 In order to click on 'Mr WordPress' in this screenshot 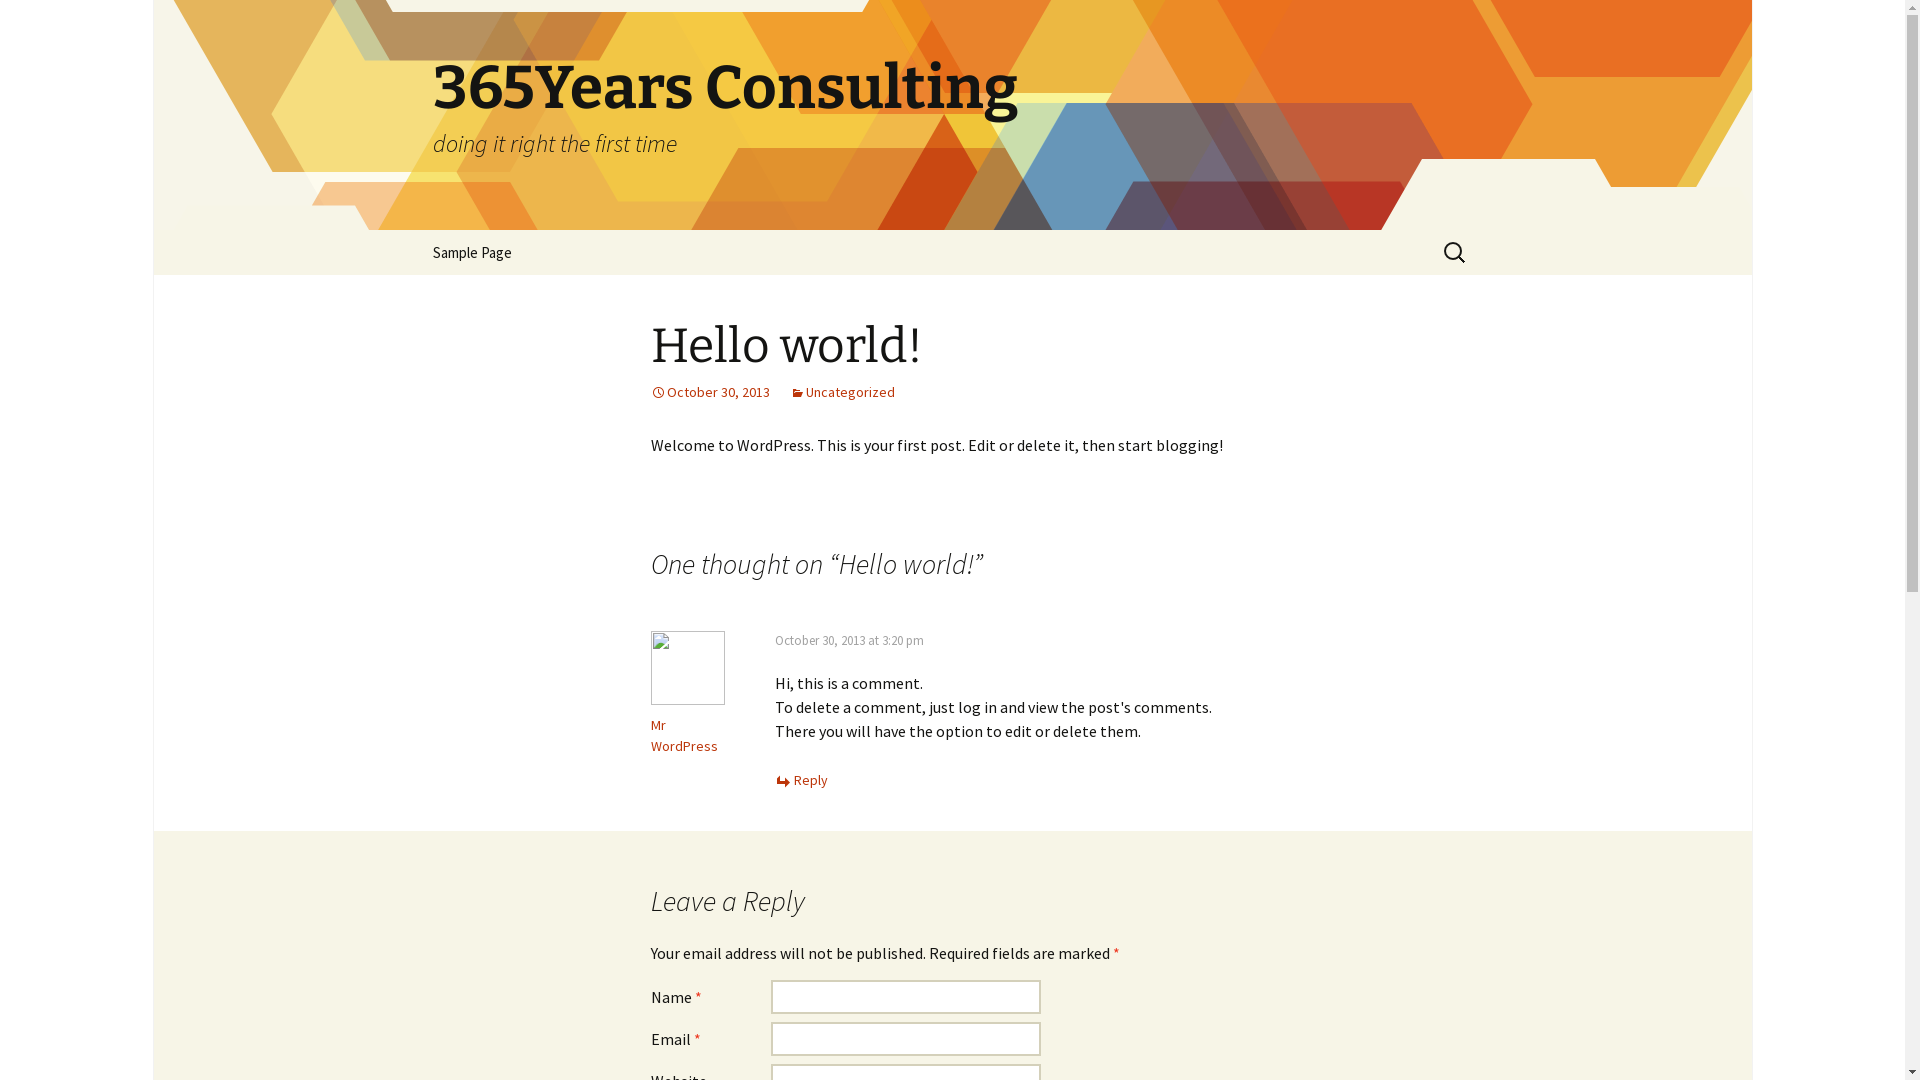, I will do `click(649, 735)`.